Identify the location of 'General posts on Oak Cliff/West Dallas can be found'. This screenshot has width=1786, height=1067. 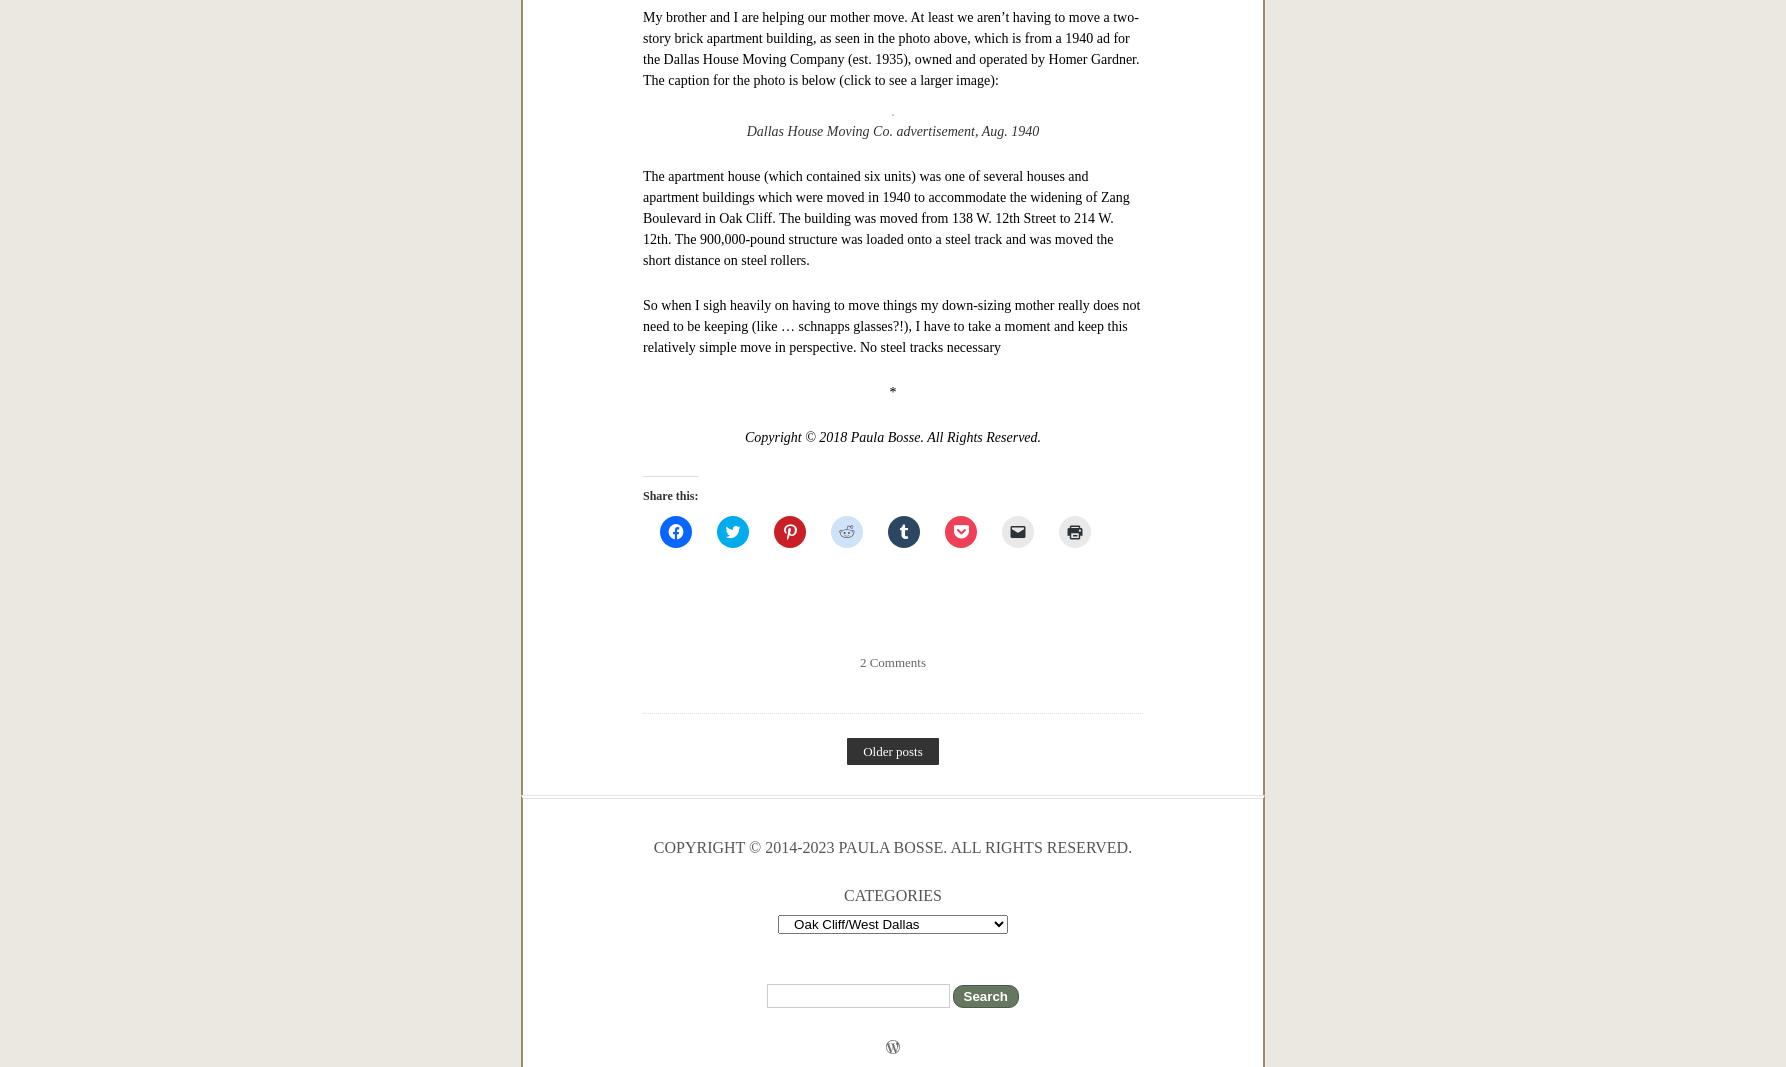
(791, 10).